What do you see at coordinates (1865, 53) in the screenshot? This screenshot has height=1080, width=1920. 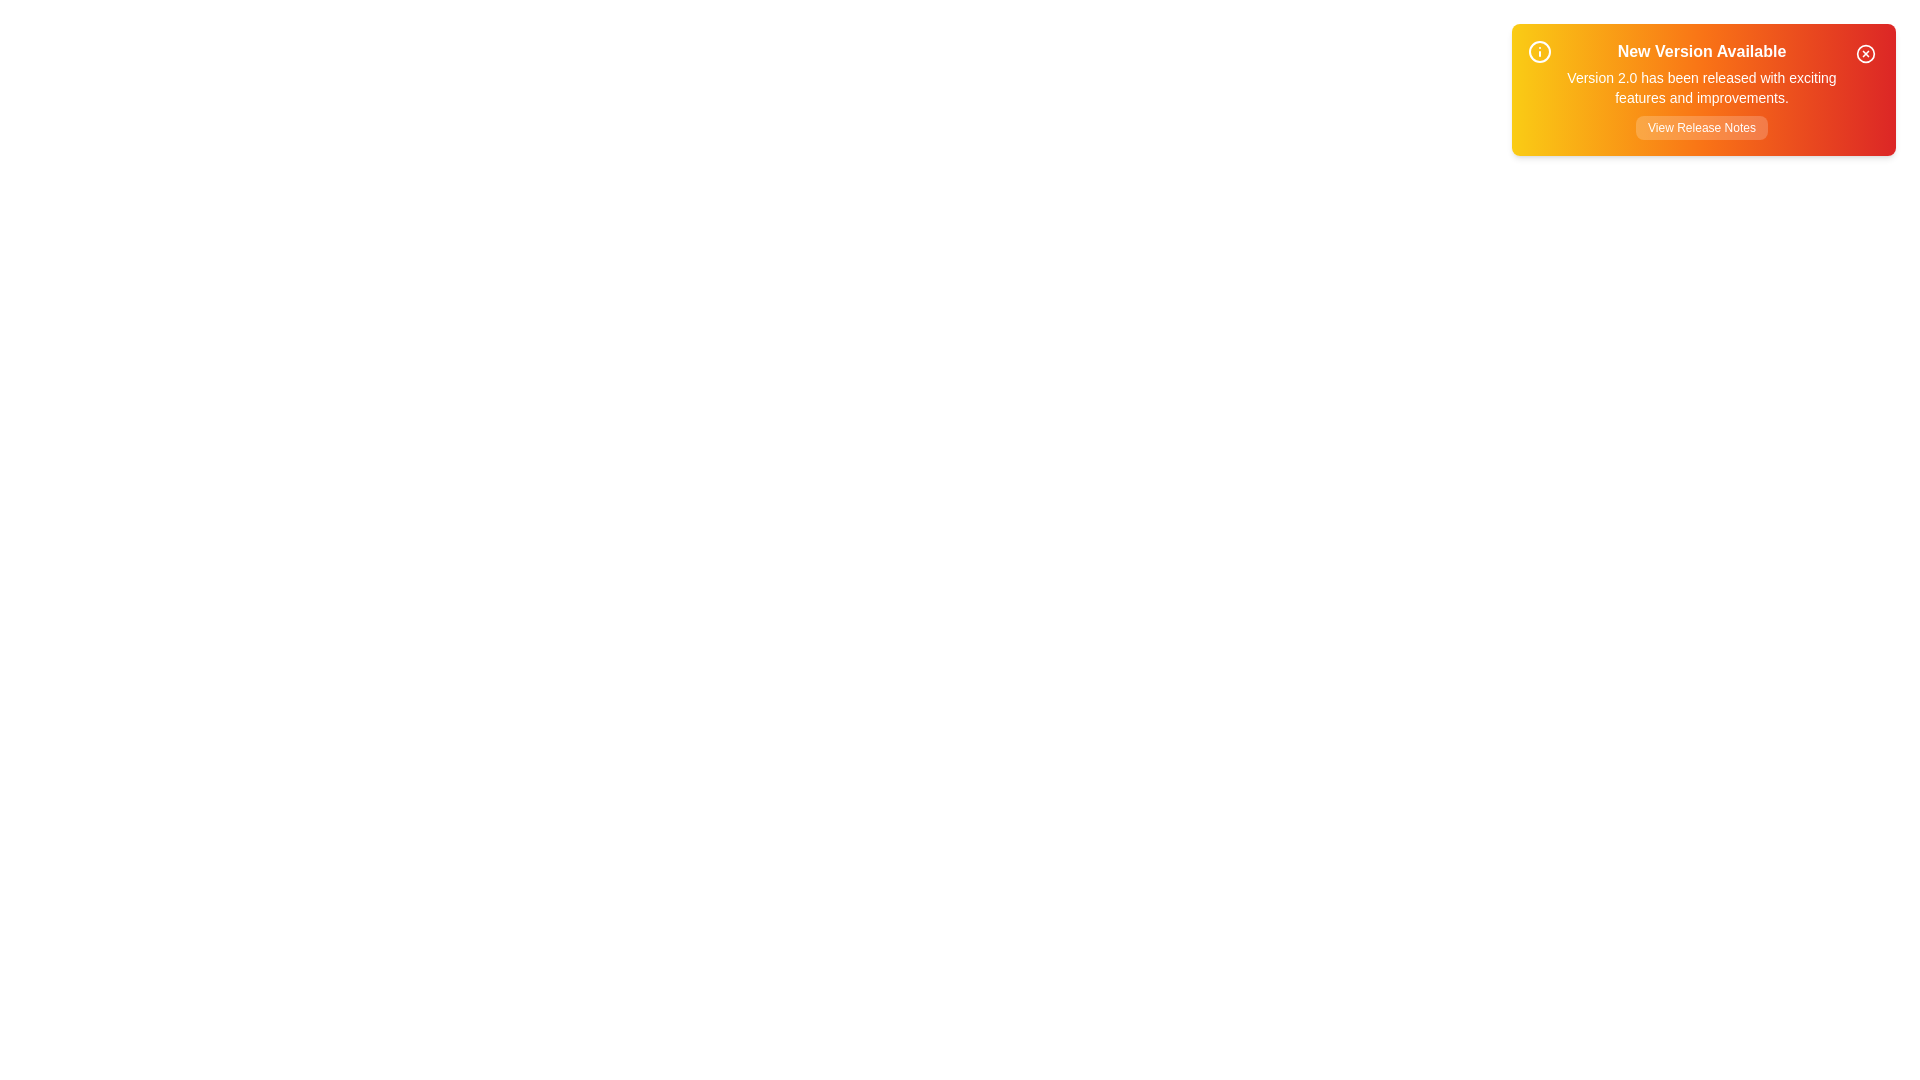 I see `close button to dismiss the snackbar` at bounding box center [1865, 53].